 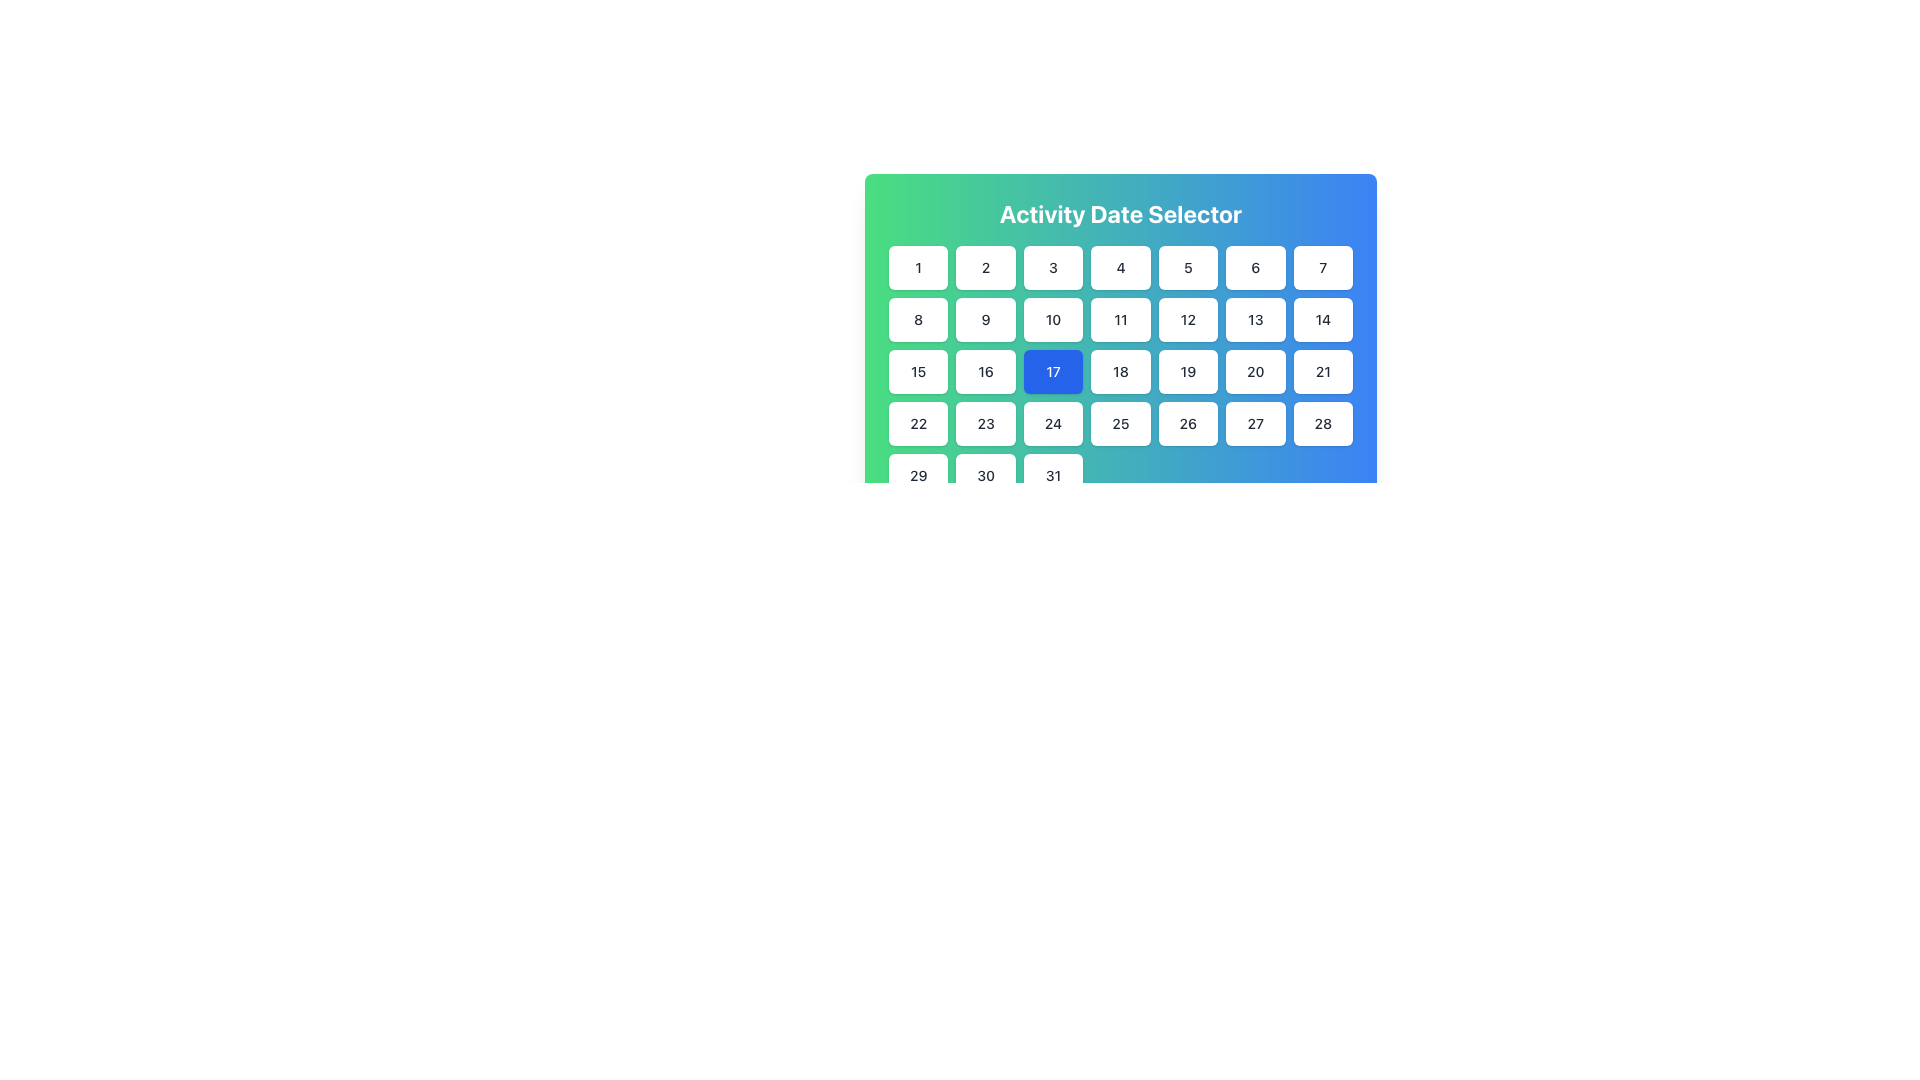 What do you see at coordinates (1052, 266) in the screenshot?
I see `the white rectangular button with rounded corners containing the text '3'` at bounding box center [1052, 266].